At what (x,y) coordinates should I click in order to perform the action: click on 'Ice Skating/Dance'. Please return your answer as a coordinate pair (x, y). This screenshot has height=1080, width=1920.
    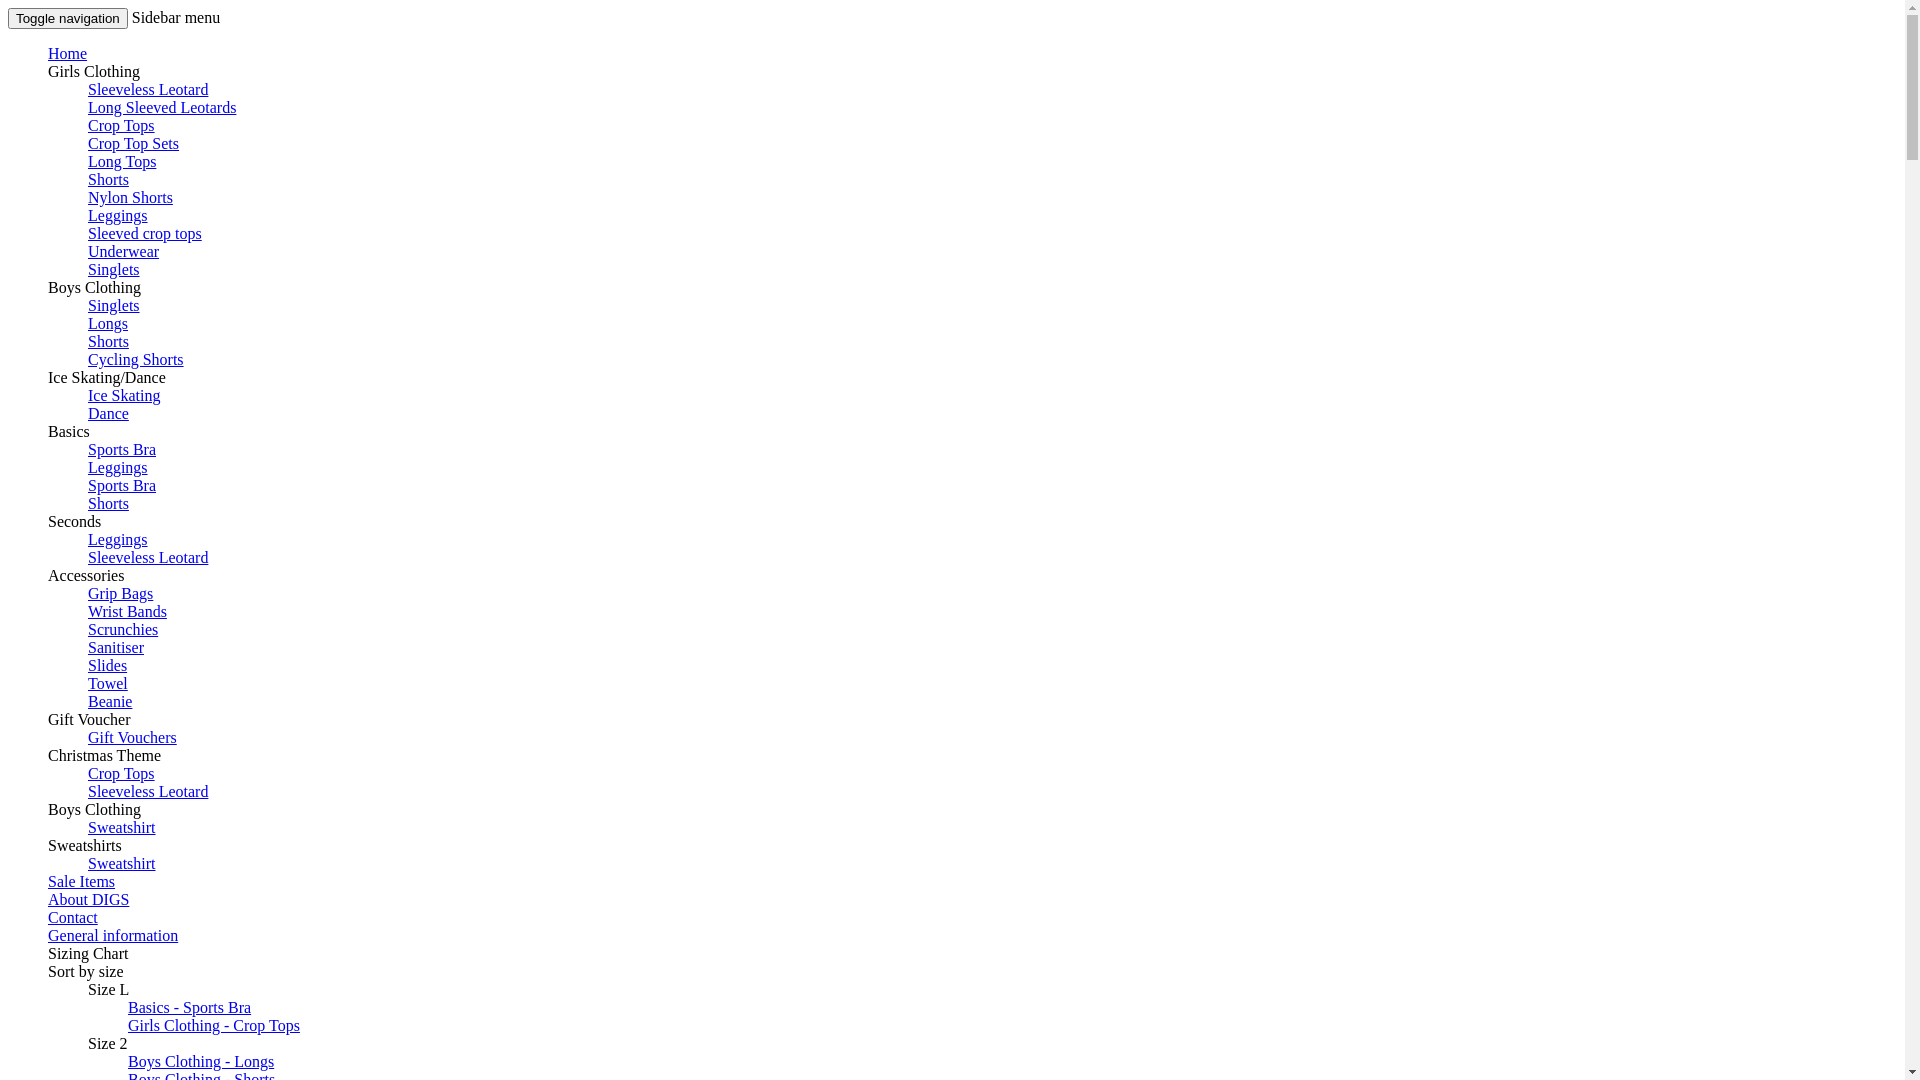
    Looking at the image, I should click on (105, 377).